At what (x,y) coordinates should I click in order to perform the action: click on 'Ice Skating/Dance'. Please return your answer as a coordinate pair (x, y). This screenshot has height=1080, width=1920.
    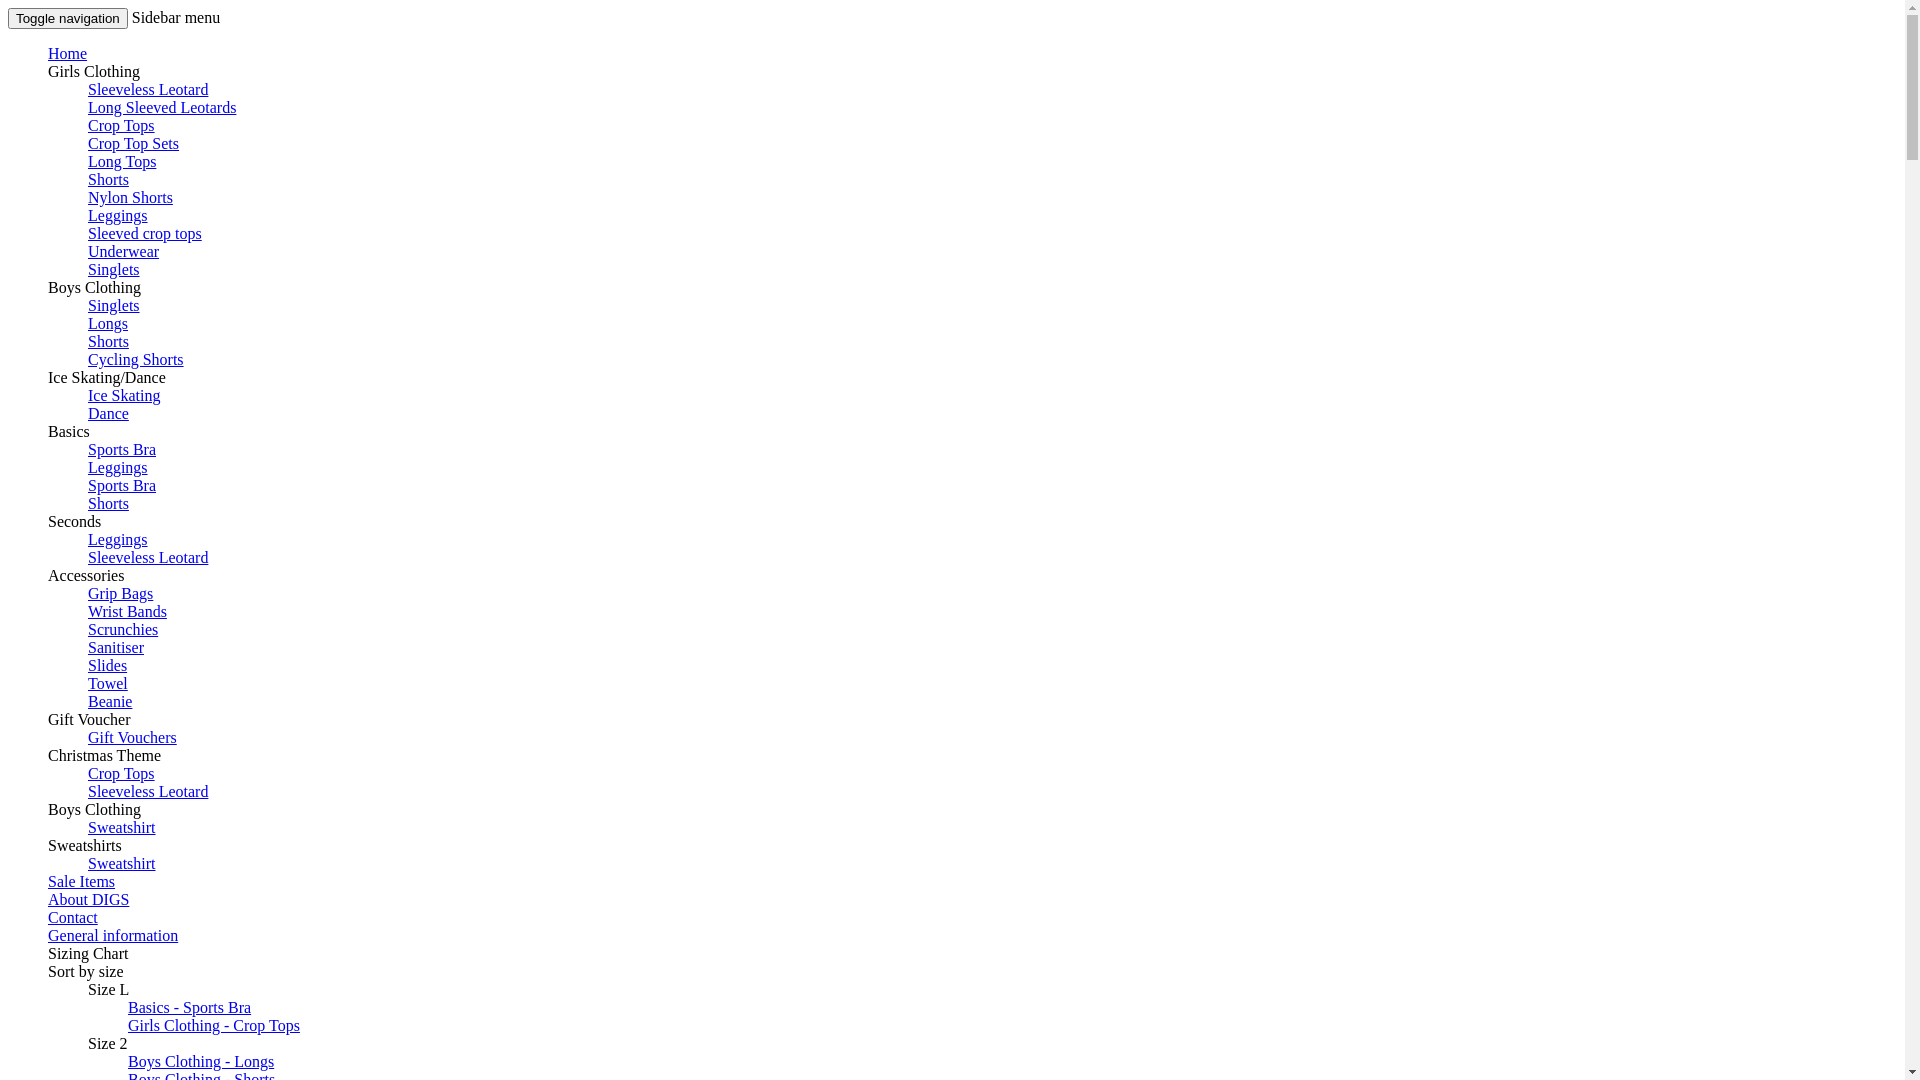
    Looking at the image, I should click on (105, 377).